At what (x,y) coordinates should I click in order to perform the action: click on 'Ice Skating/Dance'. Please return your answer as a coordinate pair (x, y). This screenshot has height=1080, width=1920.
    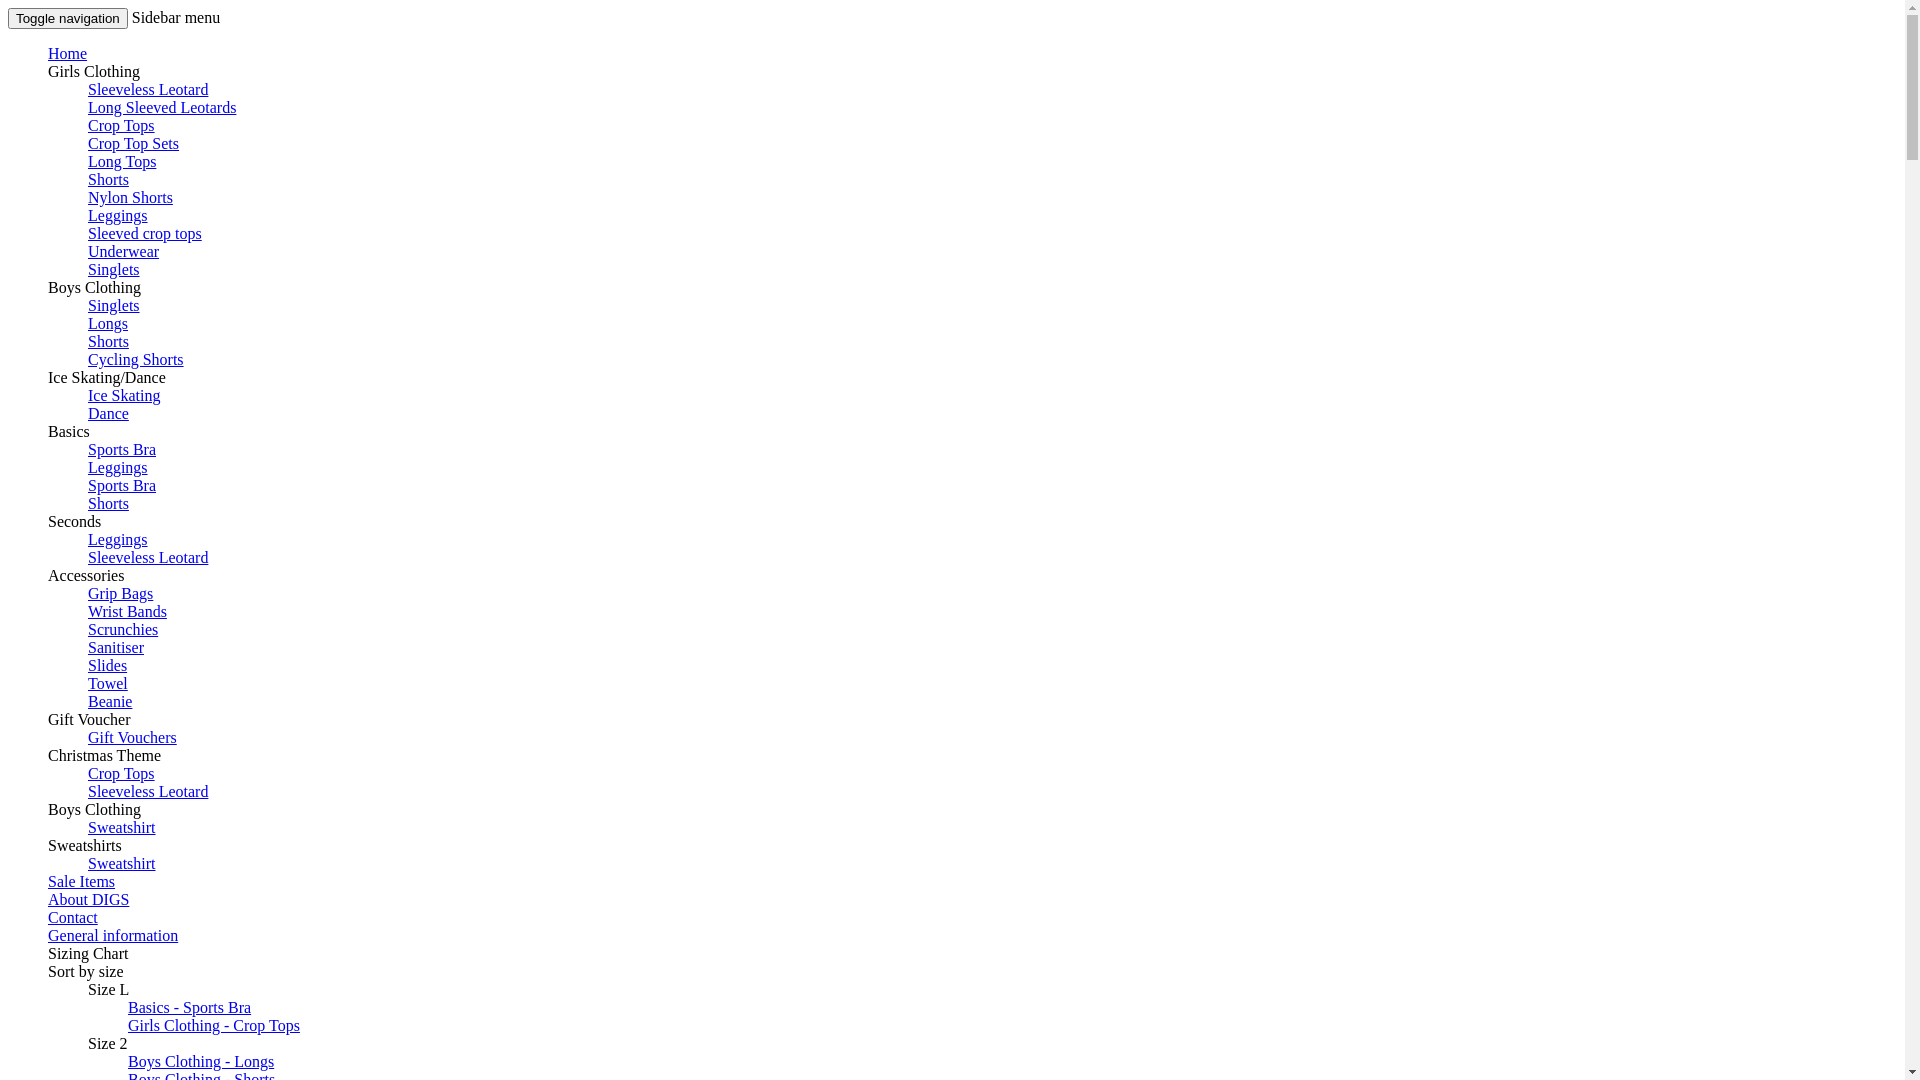
    Looking at the image, I should click on (105, 377).